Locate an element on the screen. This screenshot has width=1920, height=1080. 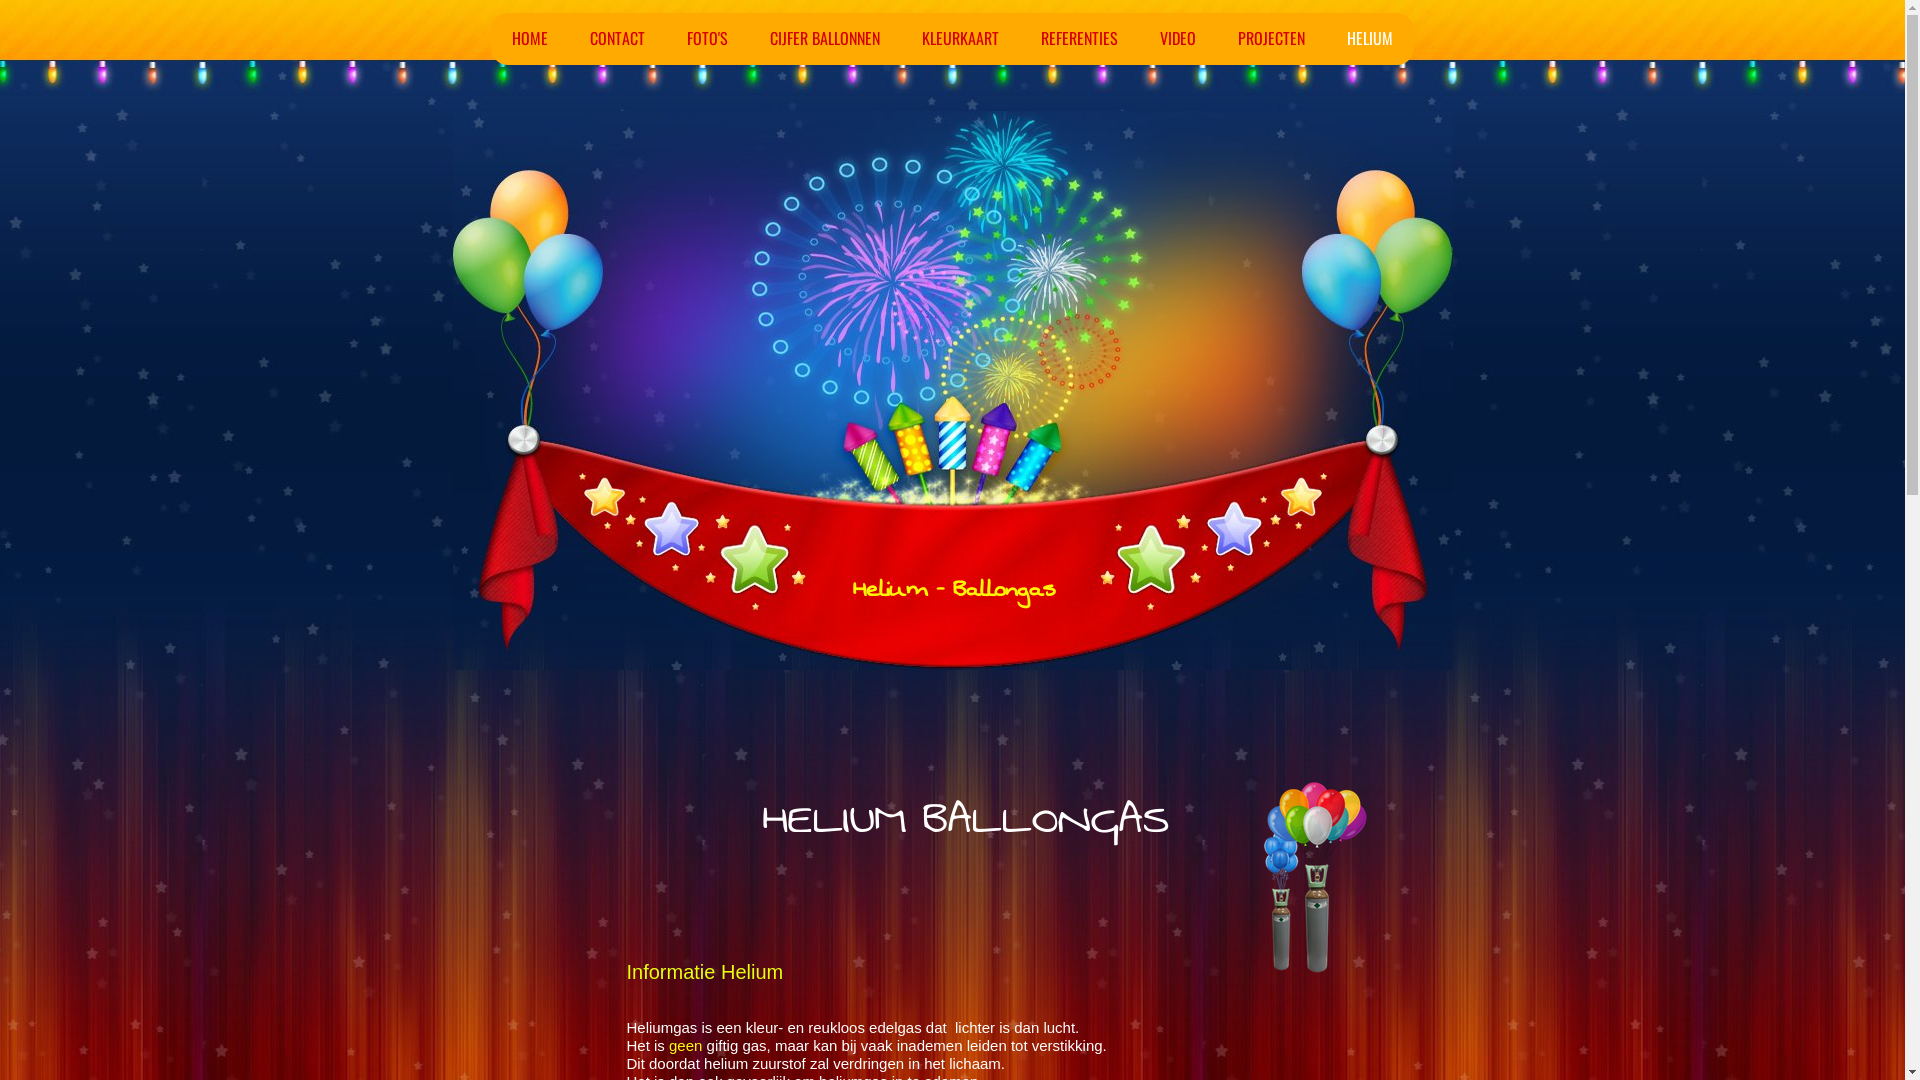
'CIJFER BALLONNEN' is located at coordinates (825, 38).